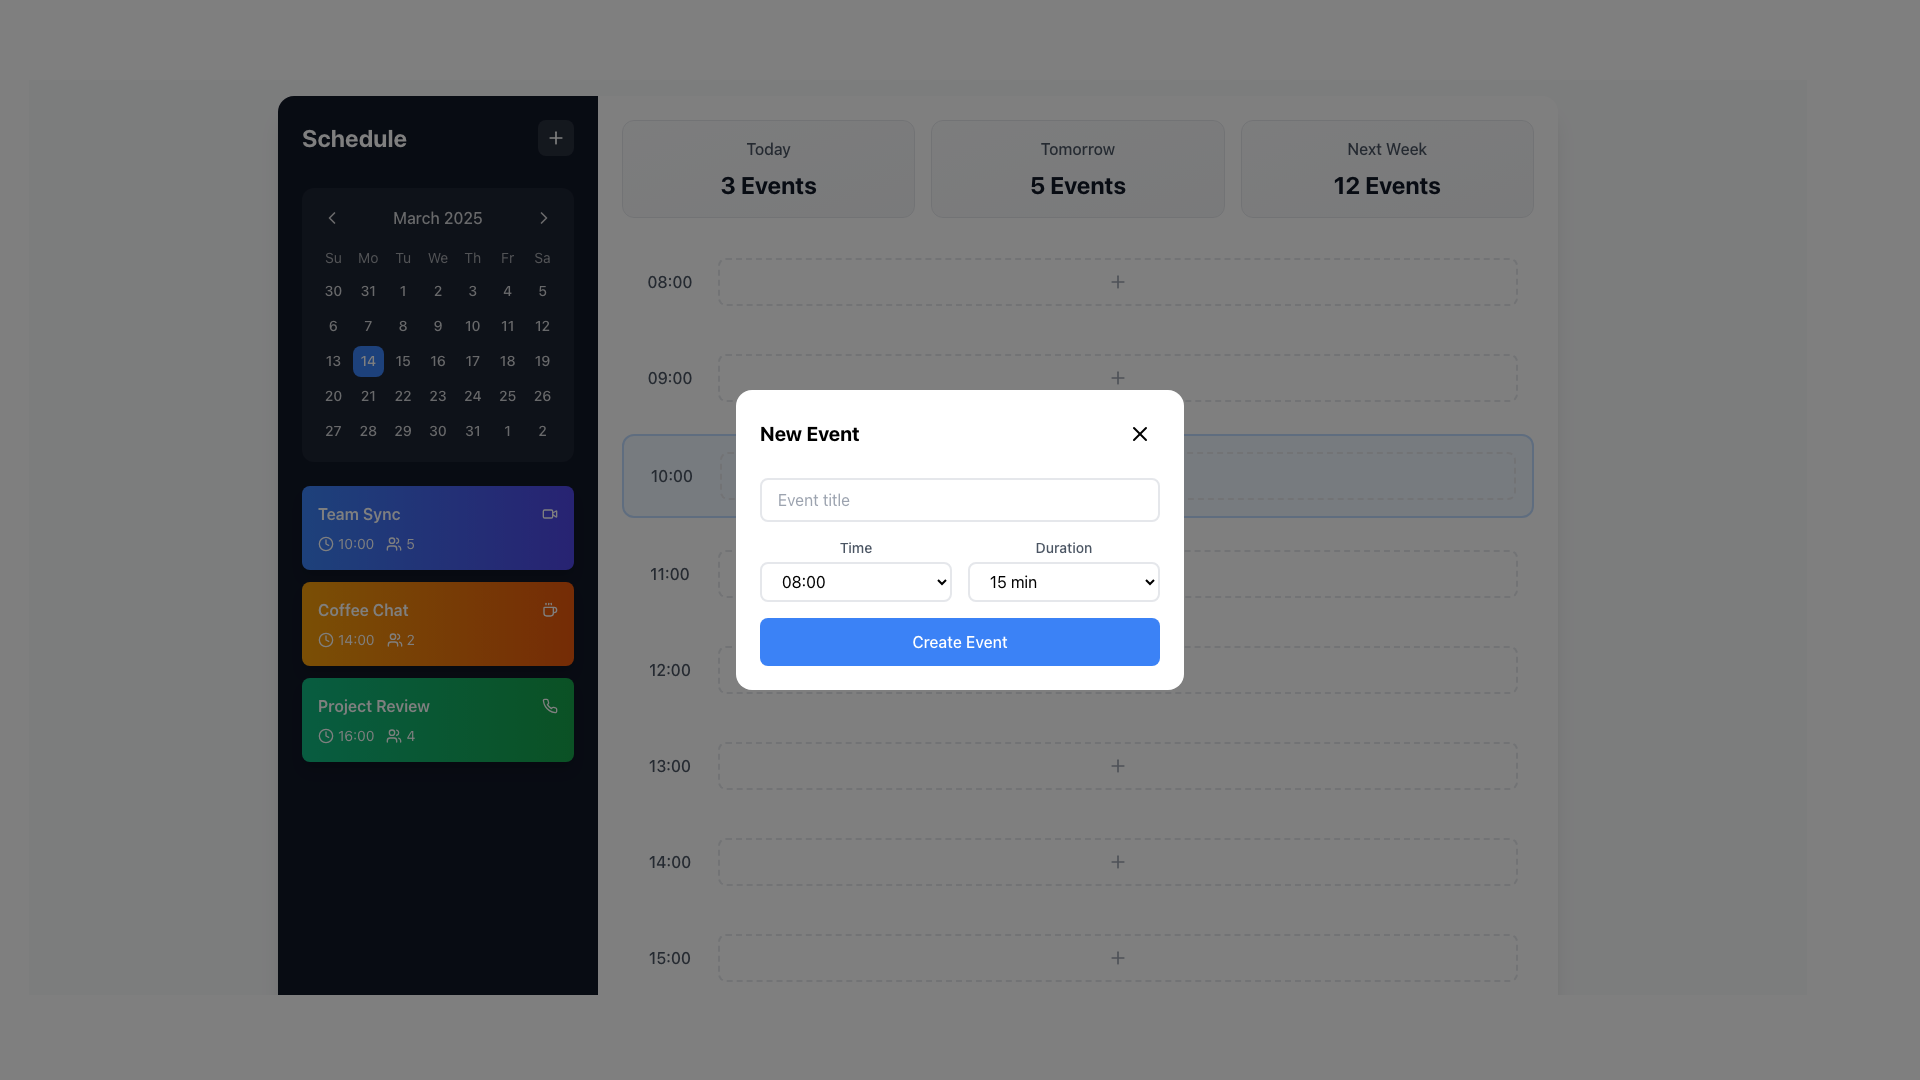 The height and width of the screenshot is (1080, 1920). Describe the element at coordinates (436, 361) in the screenshot. I see `the square button with a rounded appearance displaying the number '16' in the fourth row, fourth column of the calendar grid` at that location.